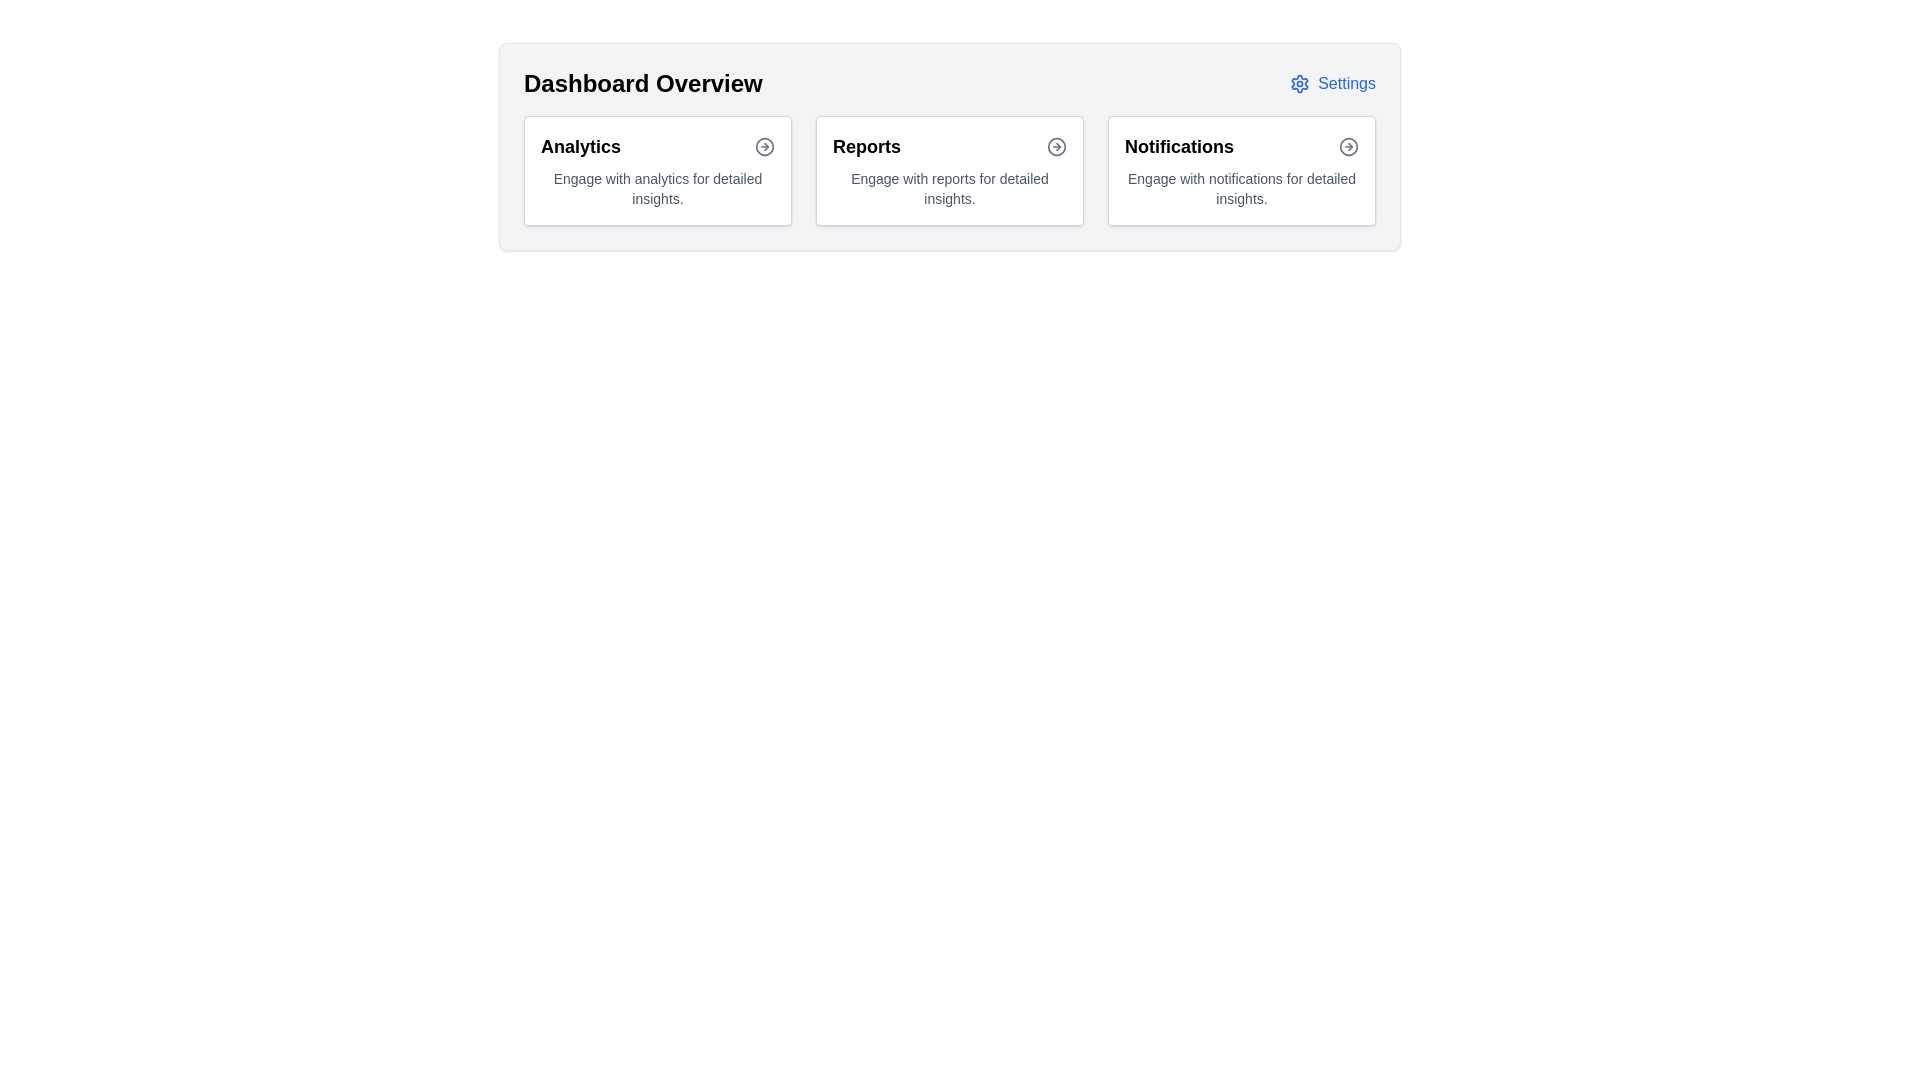 The width and height of the screenshot is (1920, 1080). I want to click on the 'Reports' card component, which has a bold title and an icon with an arrow in the upper-right corner, so click(949, 169).